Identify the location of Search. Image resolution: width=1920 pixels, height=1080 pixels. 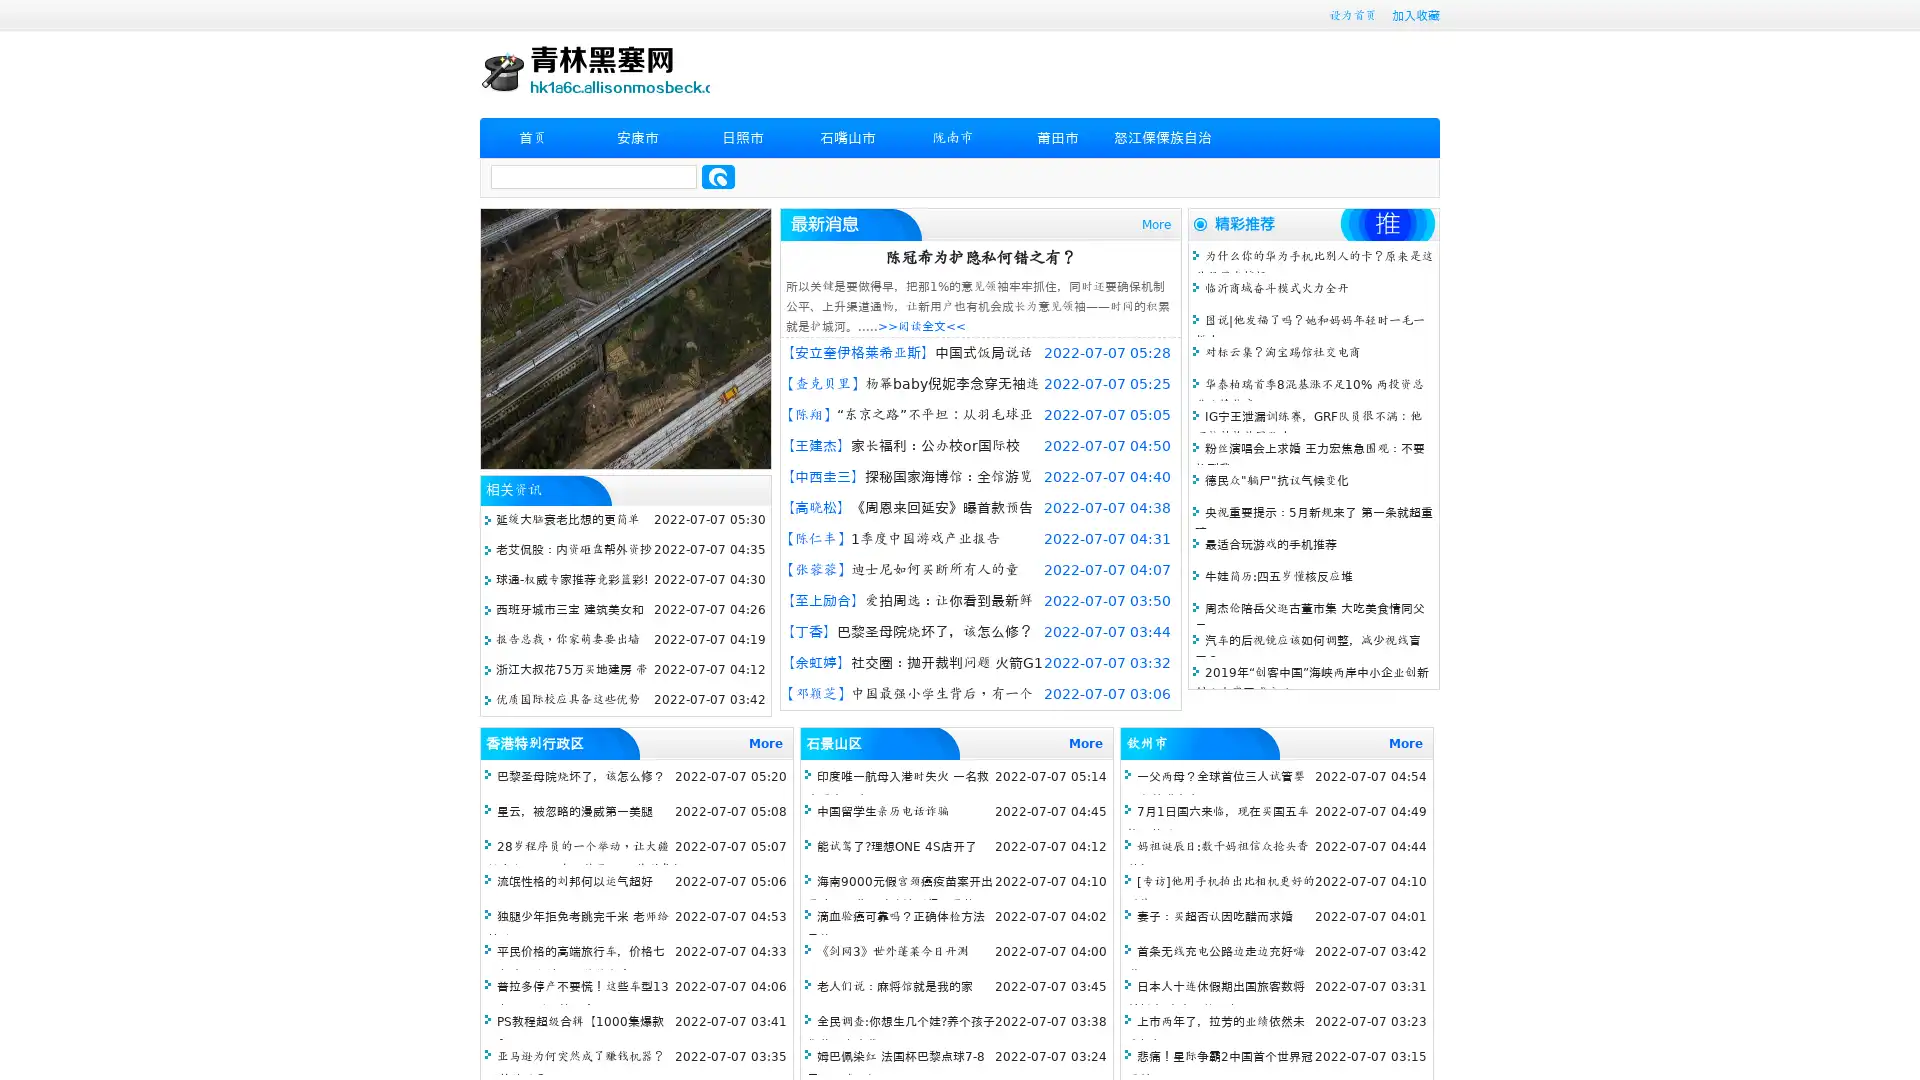
(718, 176).